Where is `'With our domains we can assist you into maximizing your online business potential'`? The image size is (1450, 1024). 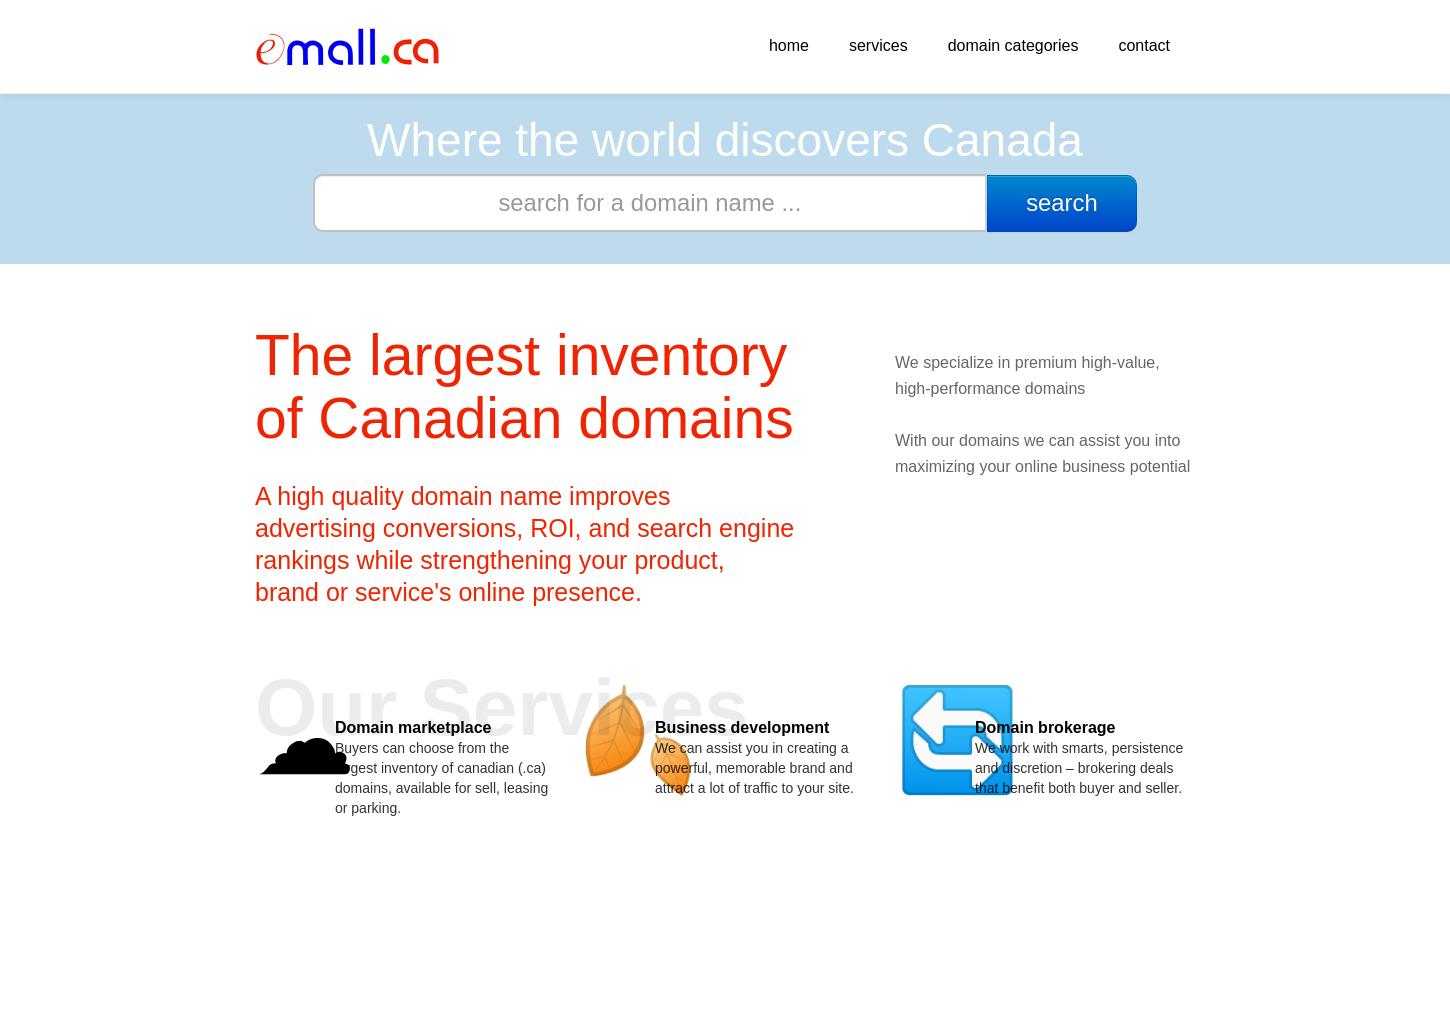 'With our domains we can assist you into maximizing your online business potential' is located at coordinates (1042, 453).